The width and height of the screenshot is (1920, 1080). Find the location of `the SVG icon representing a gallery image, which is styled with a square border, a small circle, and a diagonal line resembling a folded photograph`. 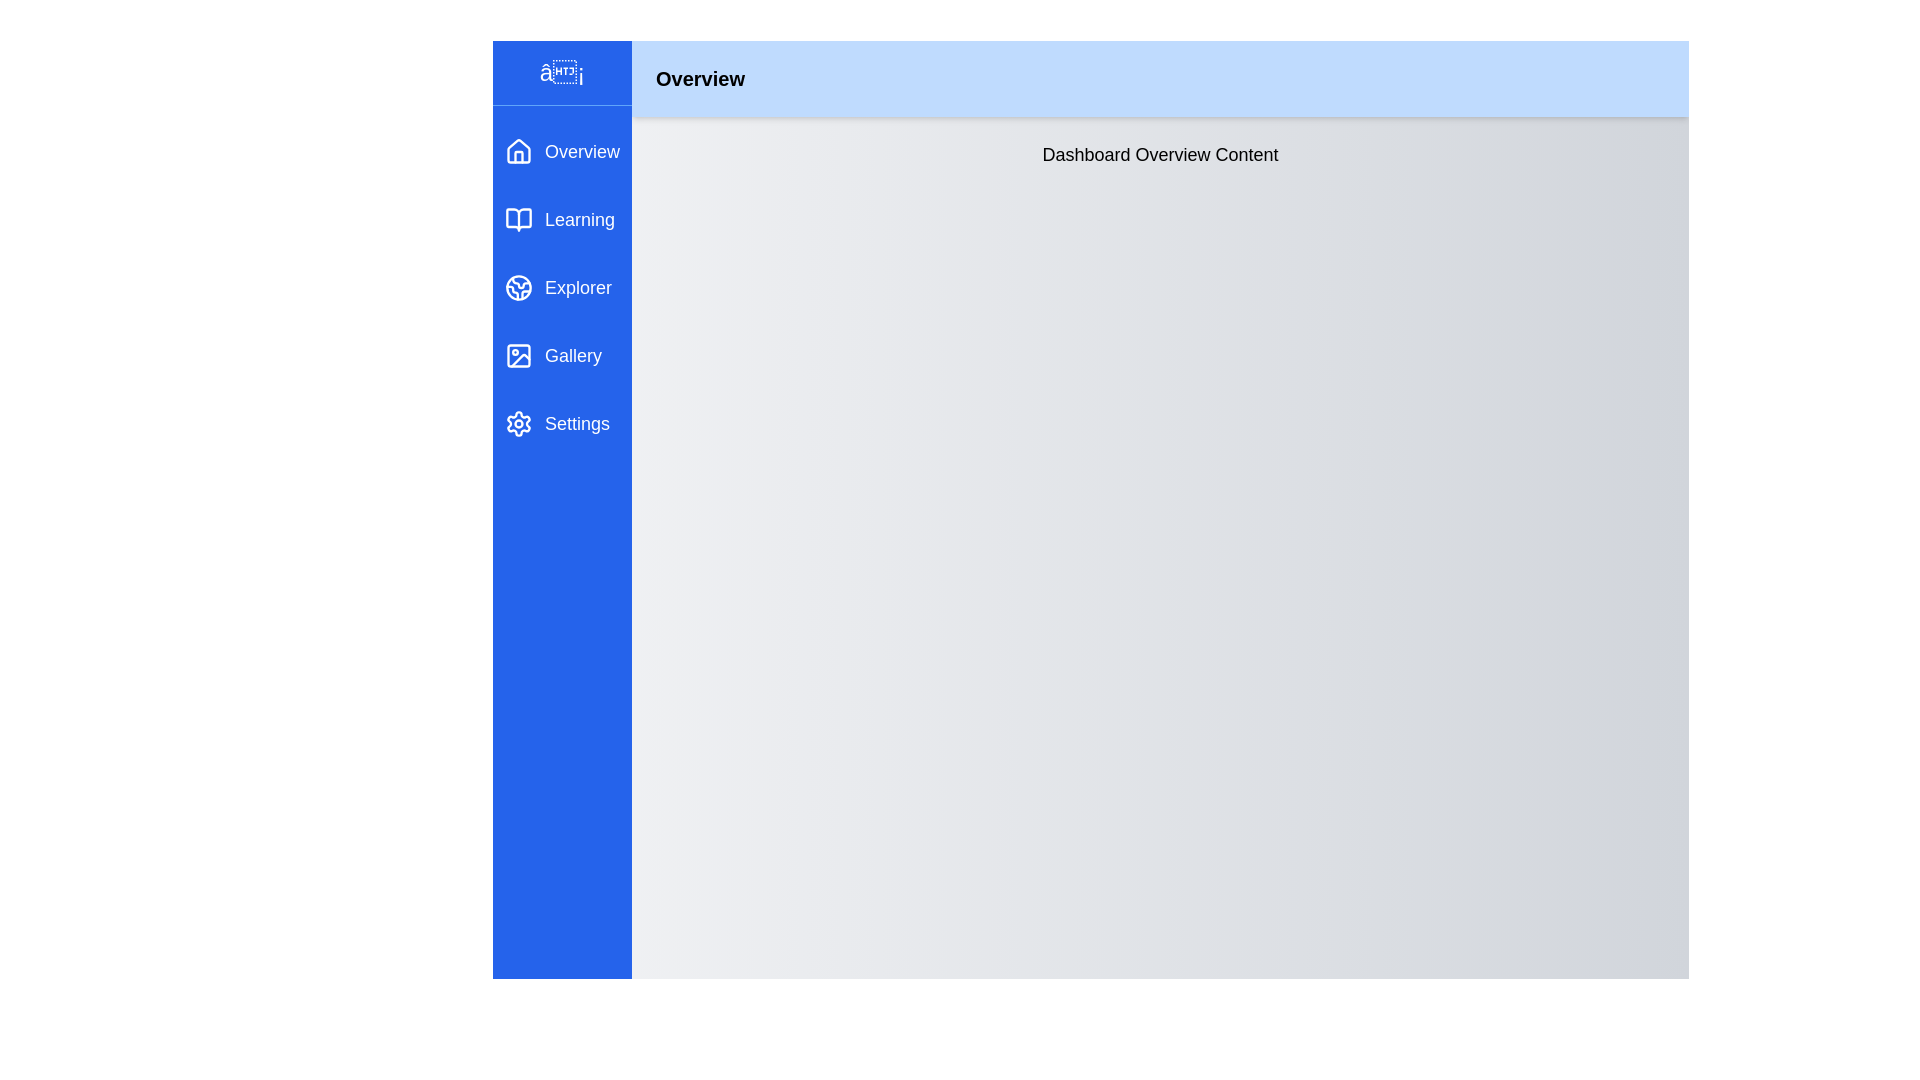

the SVG icon representing a gallery image, which is styled with a square border, a small circle, and a diagonal line resembling a folded photograph is located at coordinates (518, 354).